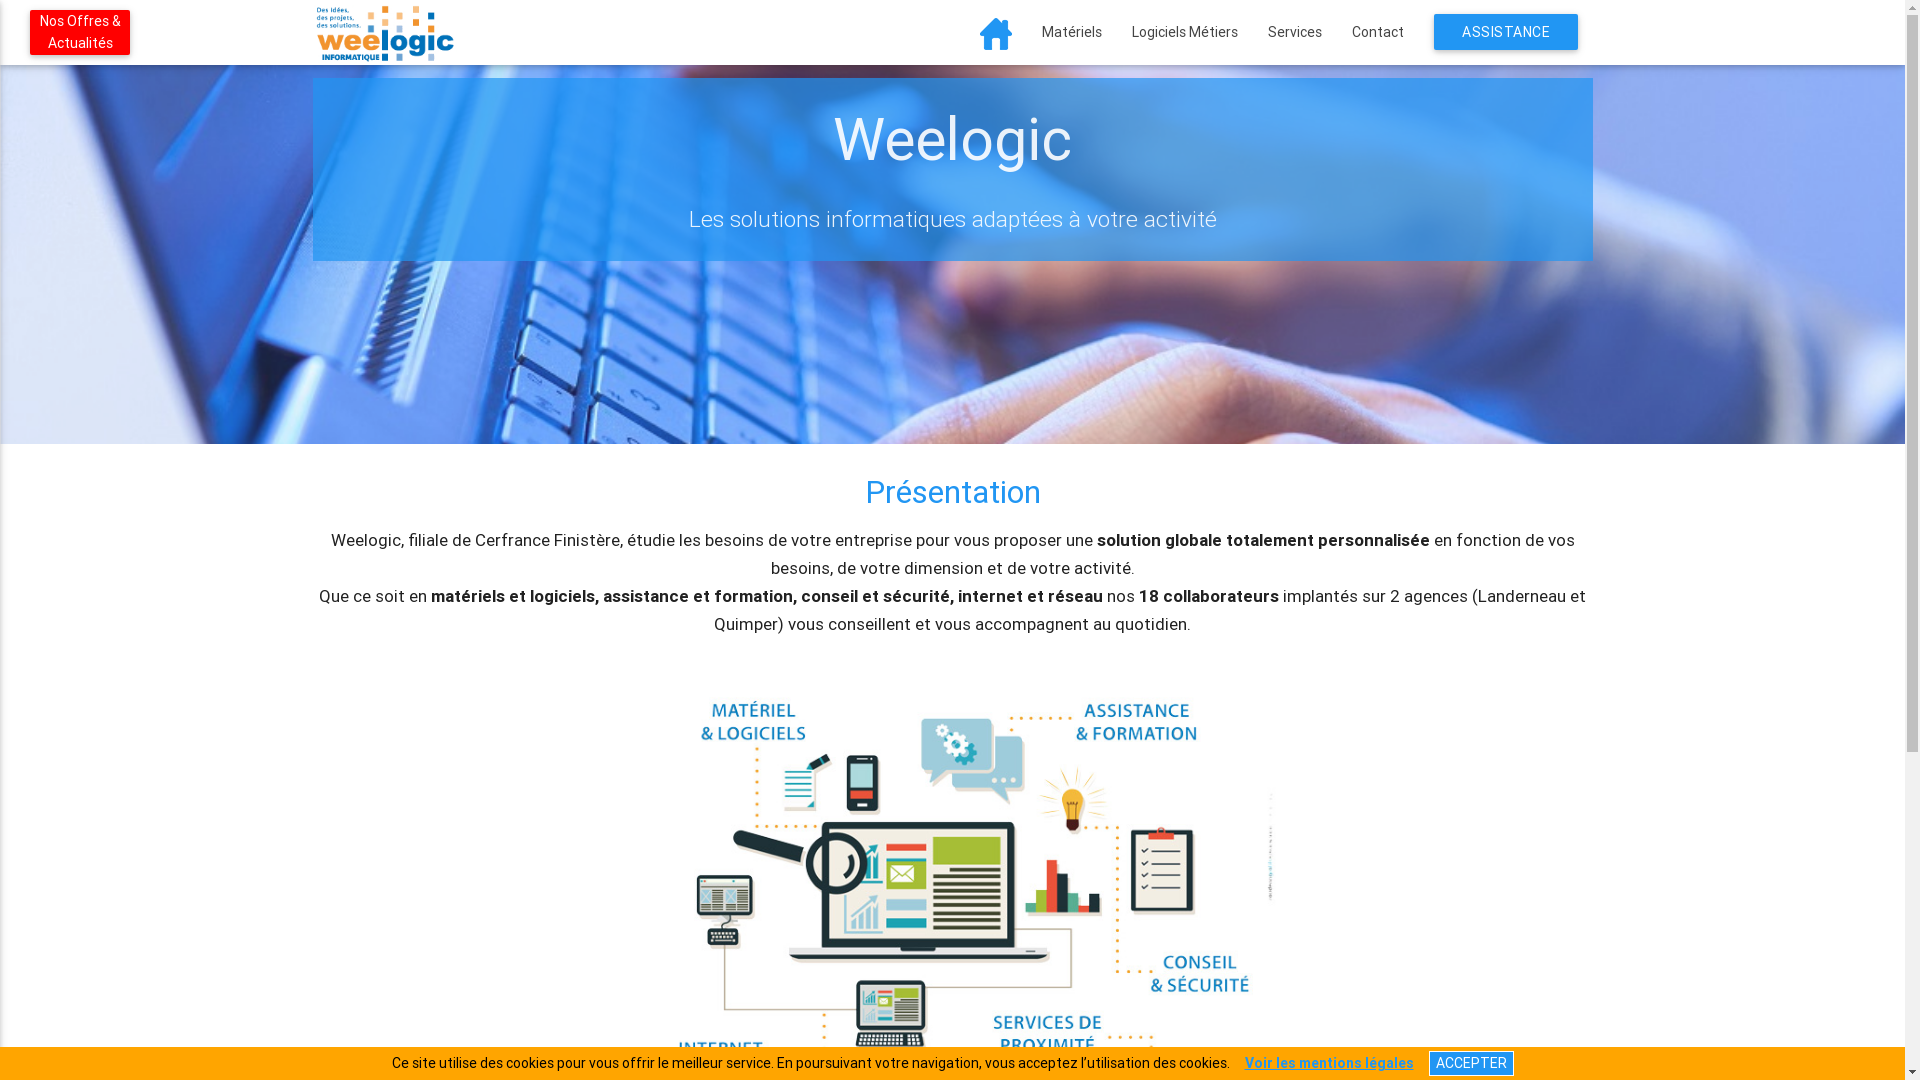 The height and width of the screenshot is (1080, 1920). I want to click on 'Services', so click(1294, 31).